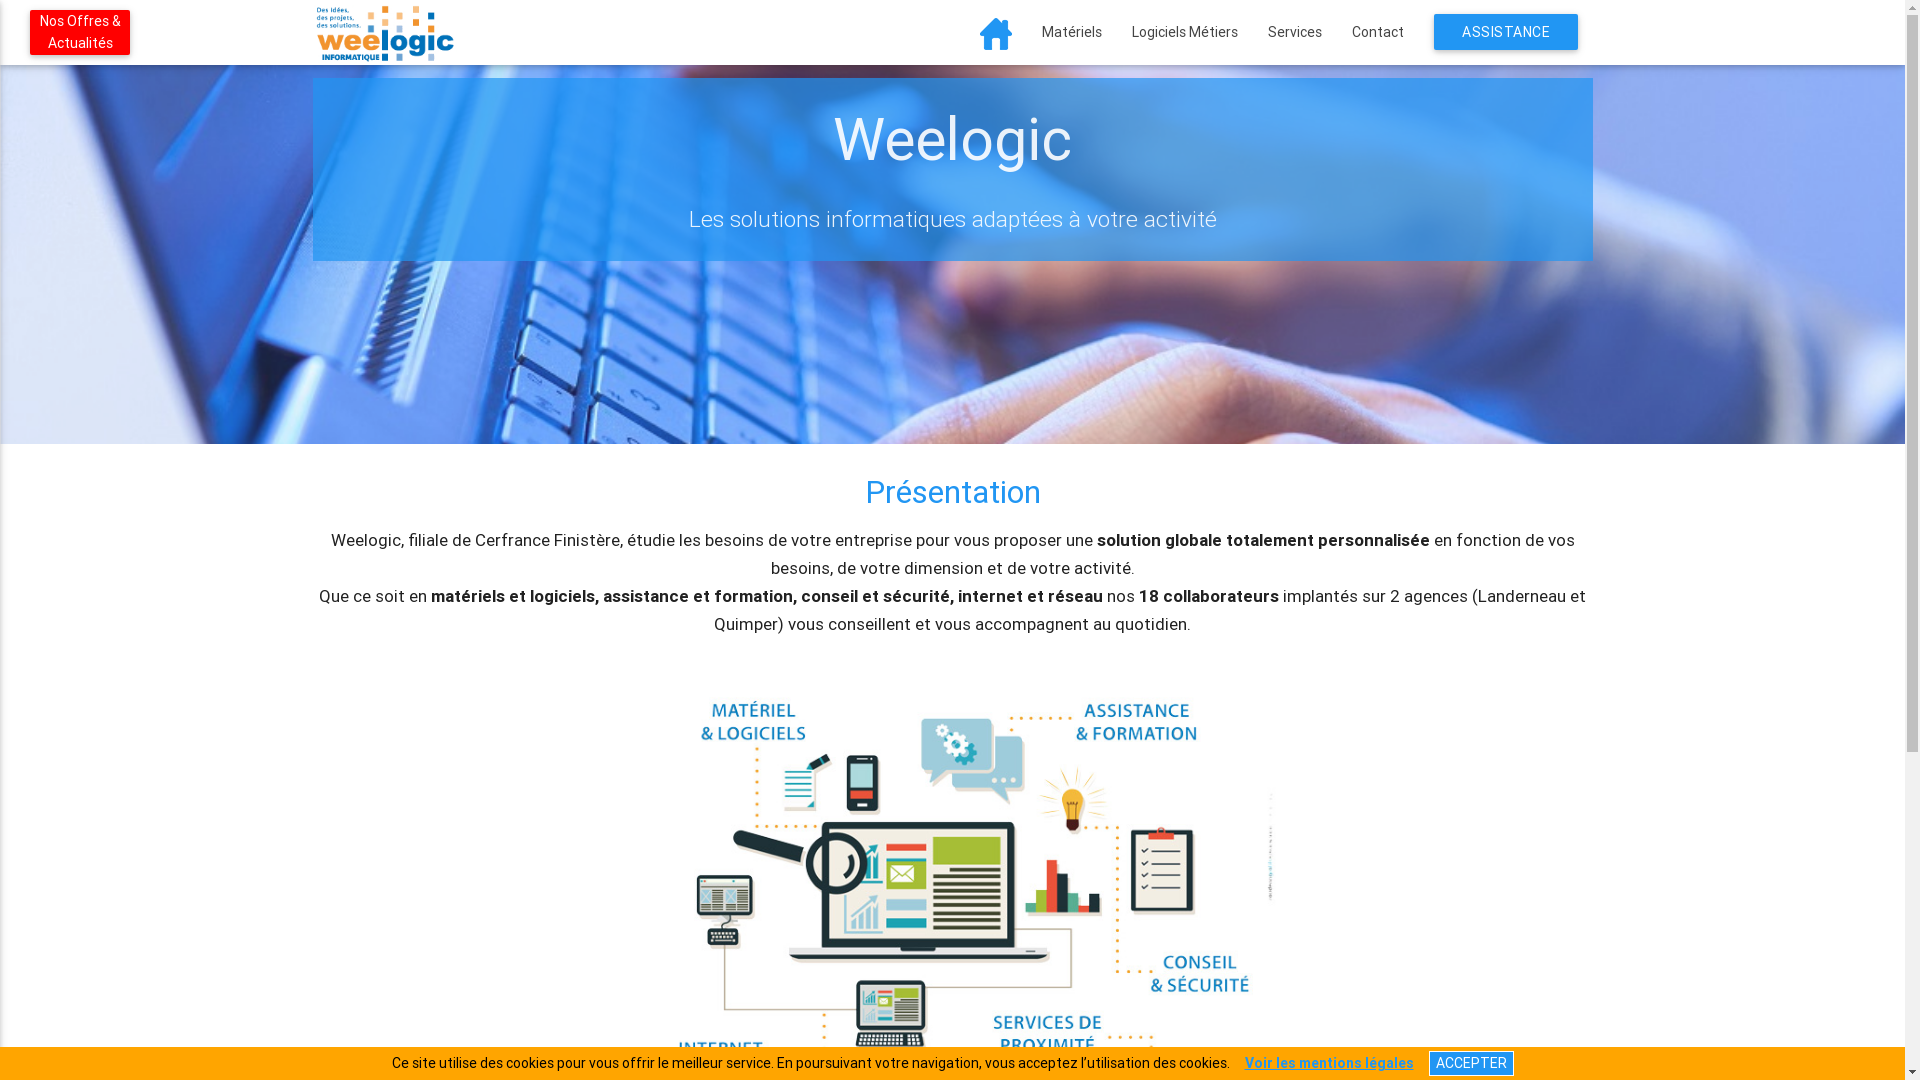 The height and width of the screenshot is (1080, 1920). I want to click on 'Services', so click(1294, 31).